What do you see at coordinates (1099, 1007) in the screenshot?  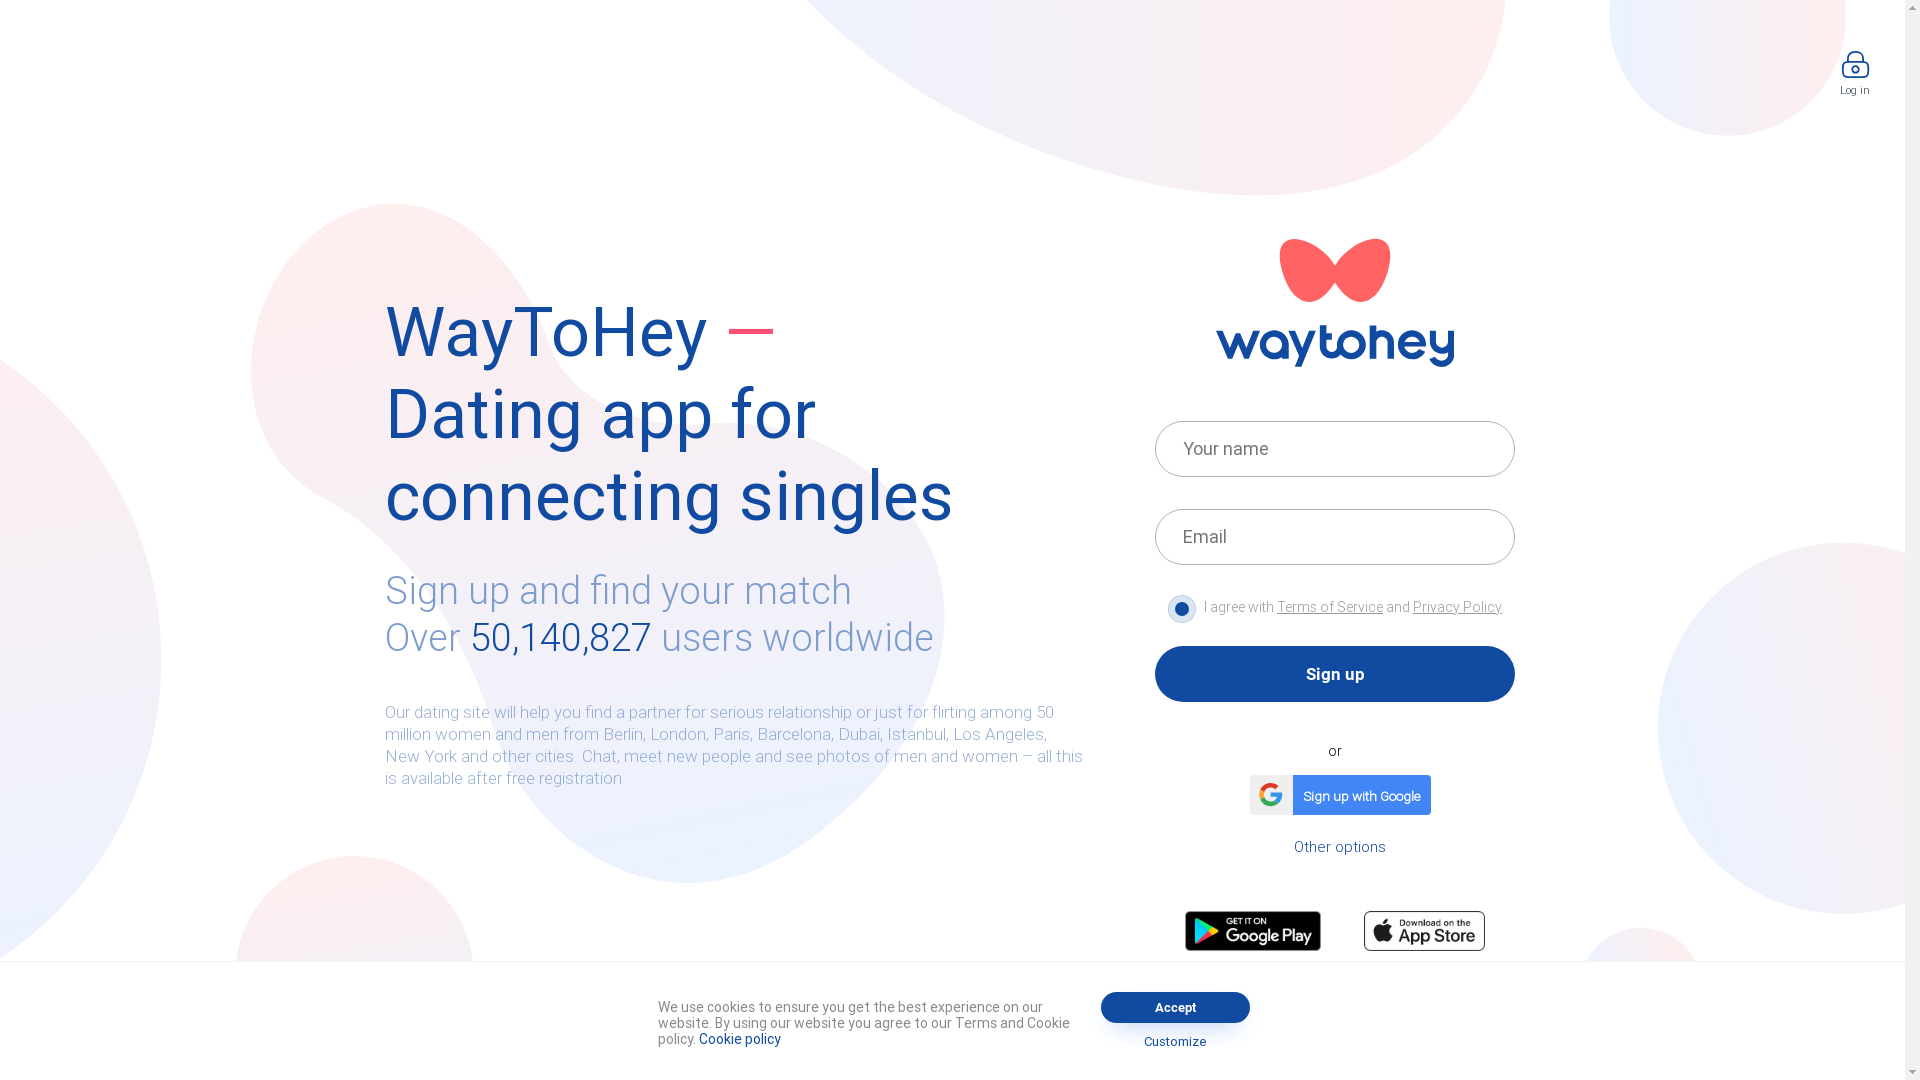 I see `'Accept'` at bounding box center [1099, 1007].